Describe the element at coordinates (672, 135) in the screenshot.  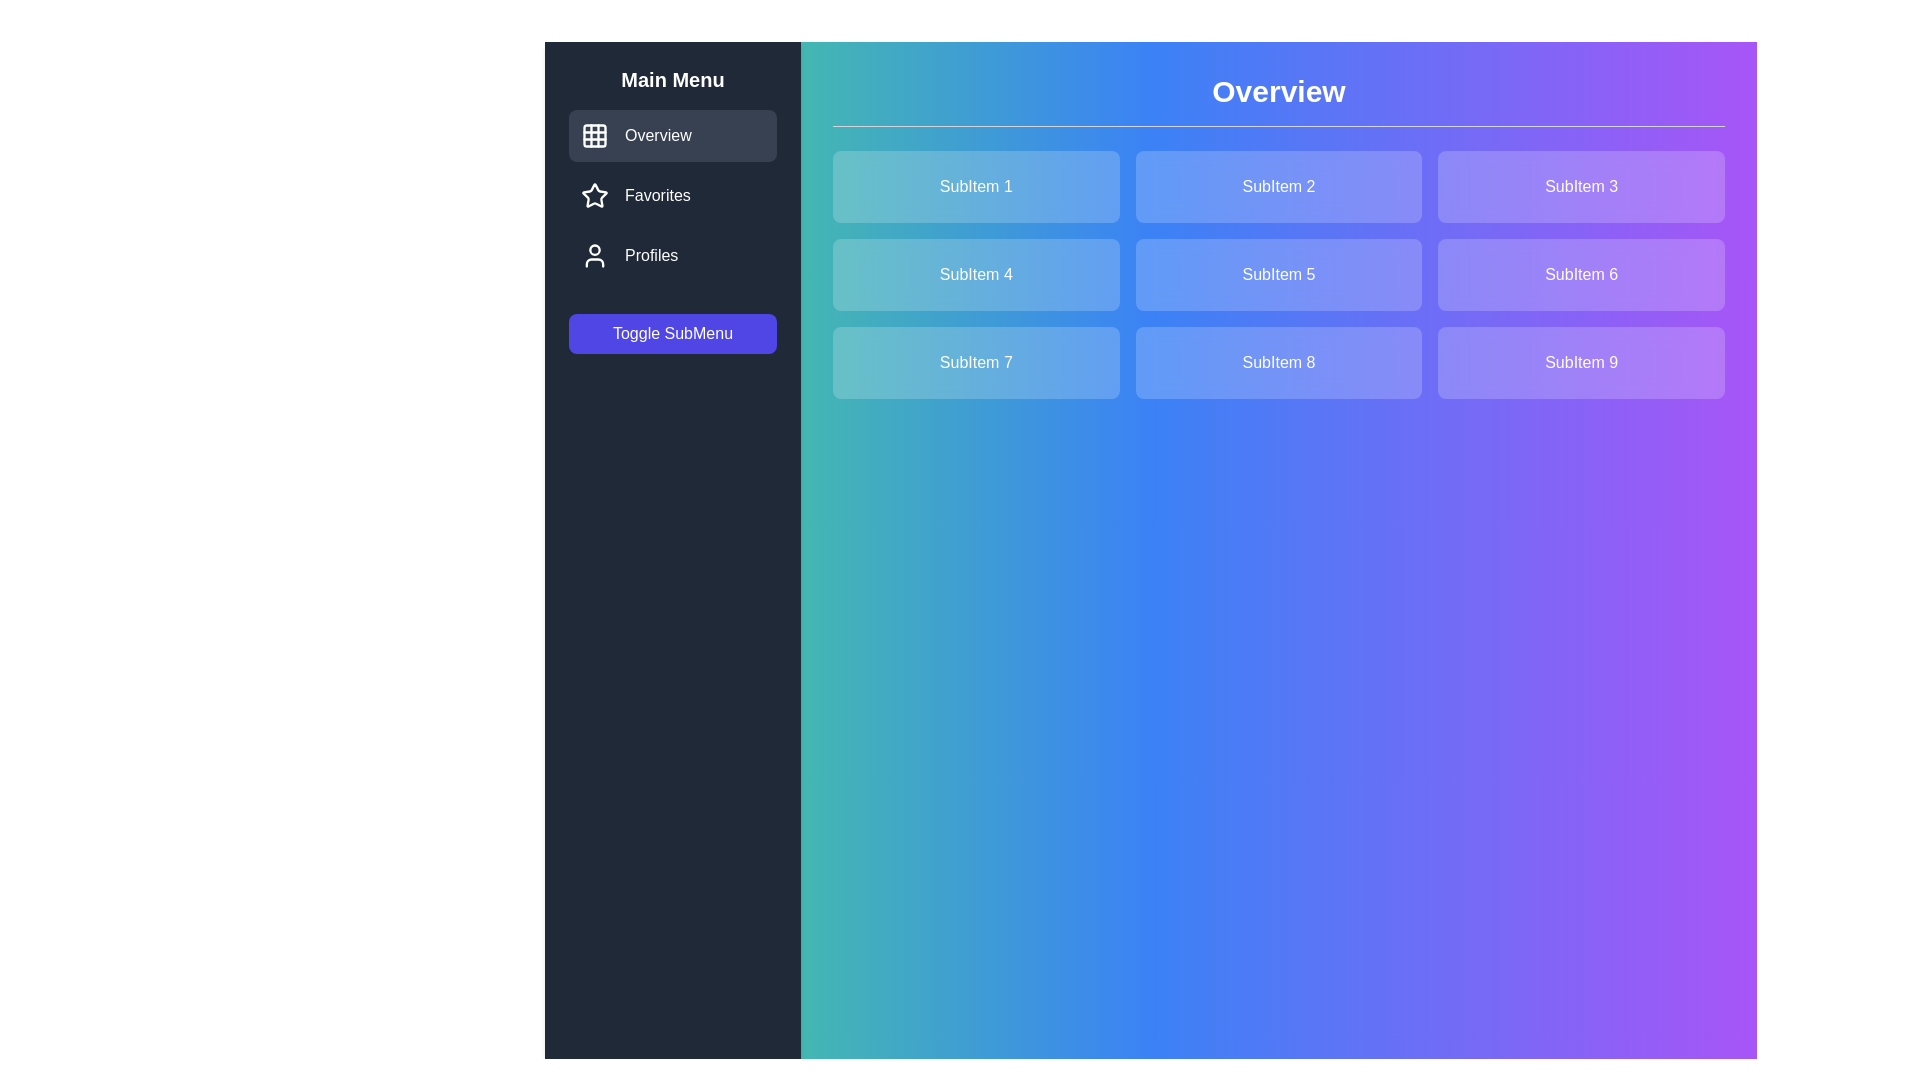
I see `the menu item Overview to navigate to its corresponding view` at that location.